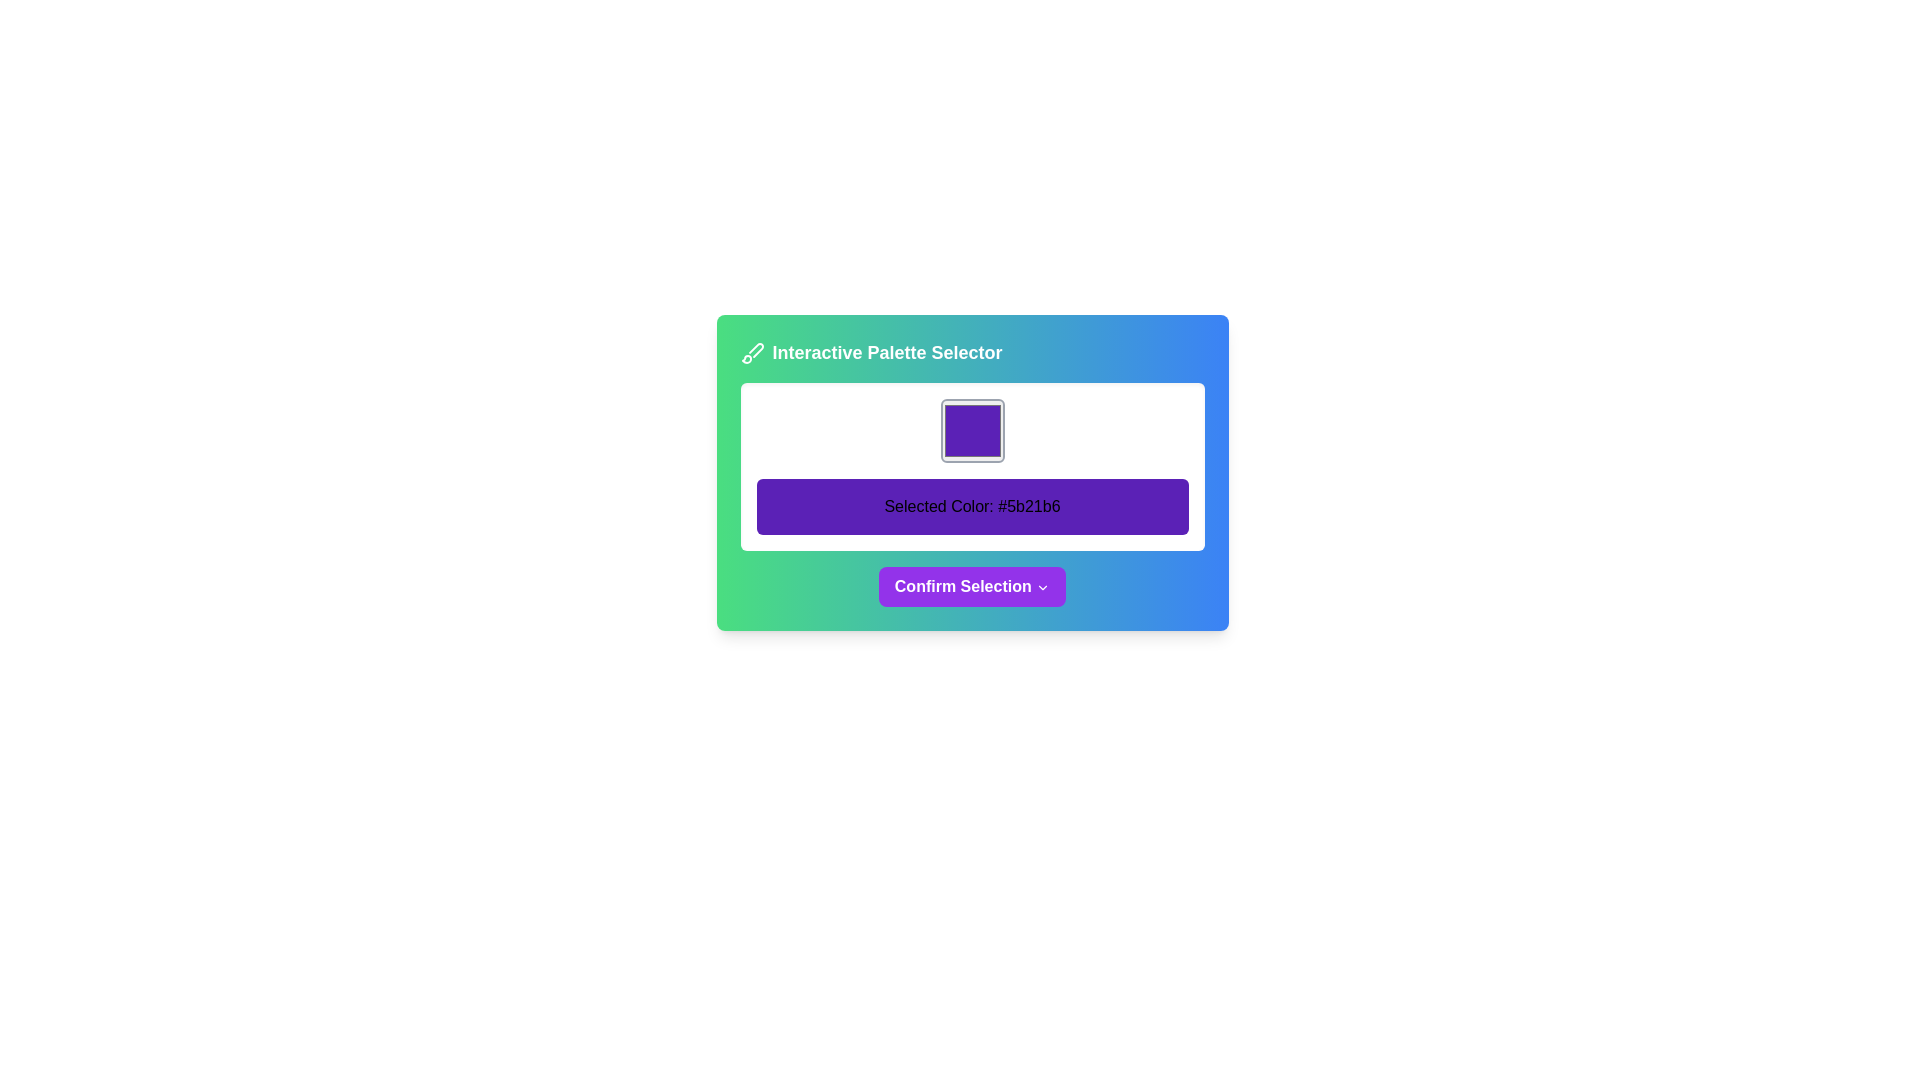 The width and height of the screenshot is (1920, 1080). I want to click on the icon indicating additional functionality next to the 'Confirm Selection' button within the purple button in the dialog box, so click(1042, 586).